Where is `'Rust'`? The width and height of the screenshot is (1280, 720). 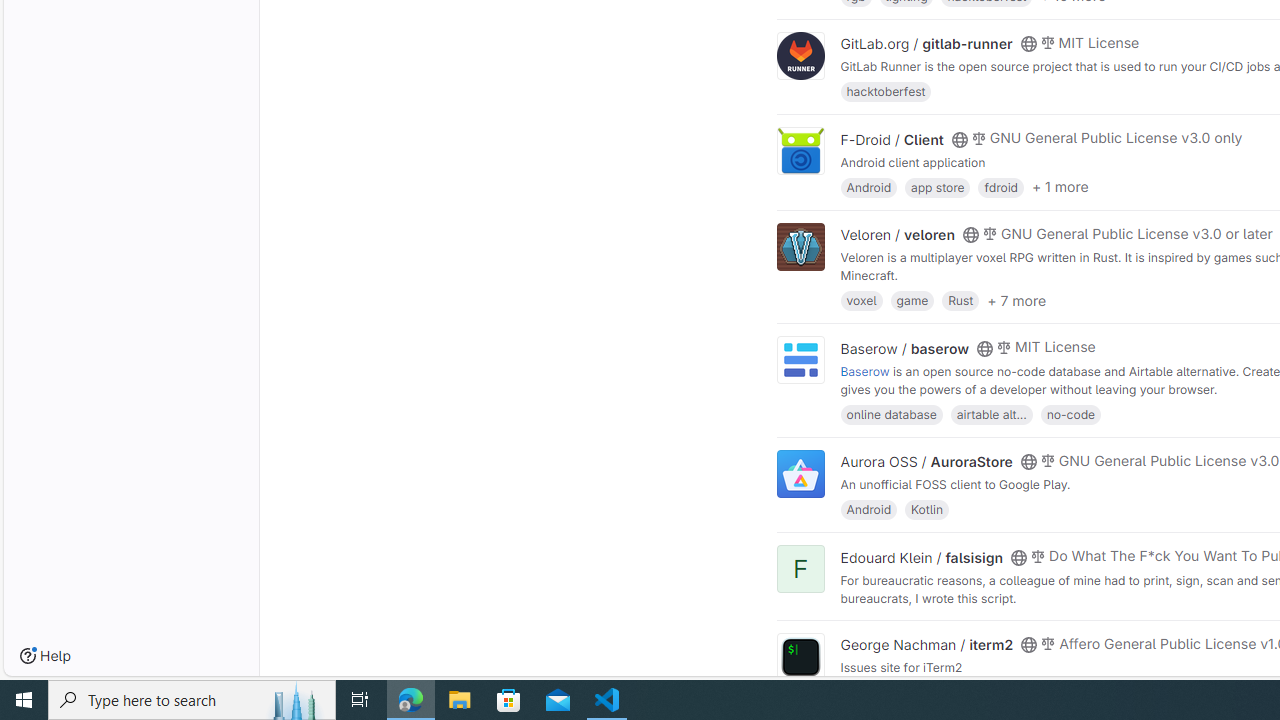 'Rust' is located at coordinates (961, 300).